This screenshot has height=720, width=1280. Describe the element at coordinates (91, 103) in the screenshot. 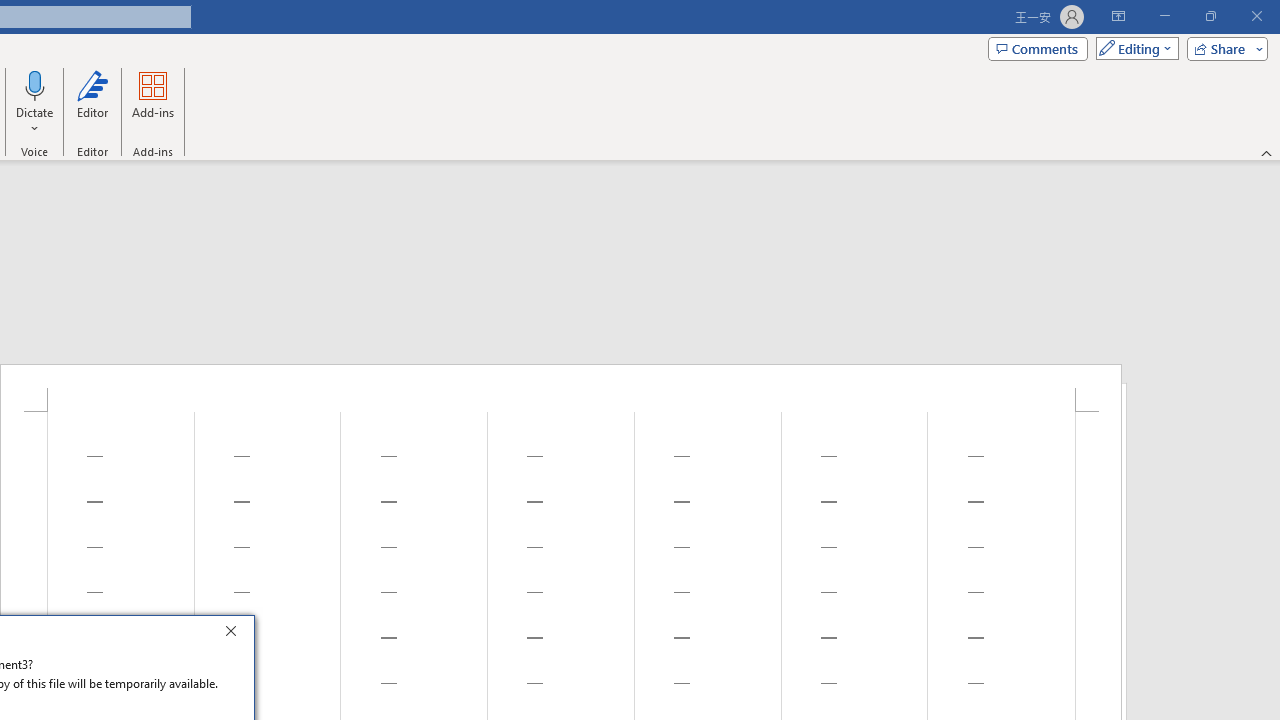

I see `'Editor'` at that location.